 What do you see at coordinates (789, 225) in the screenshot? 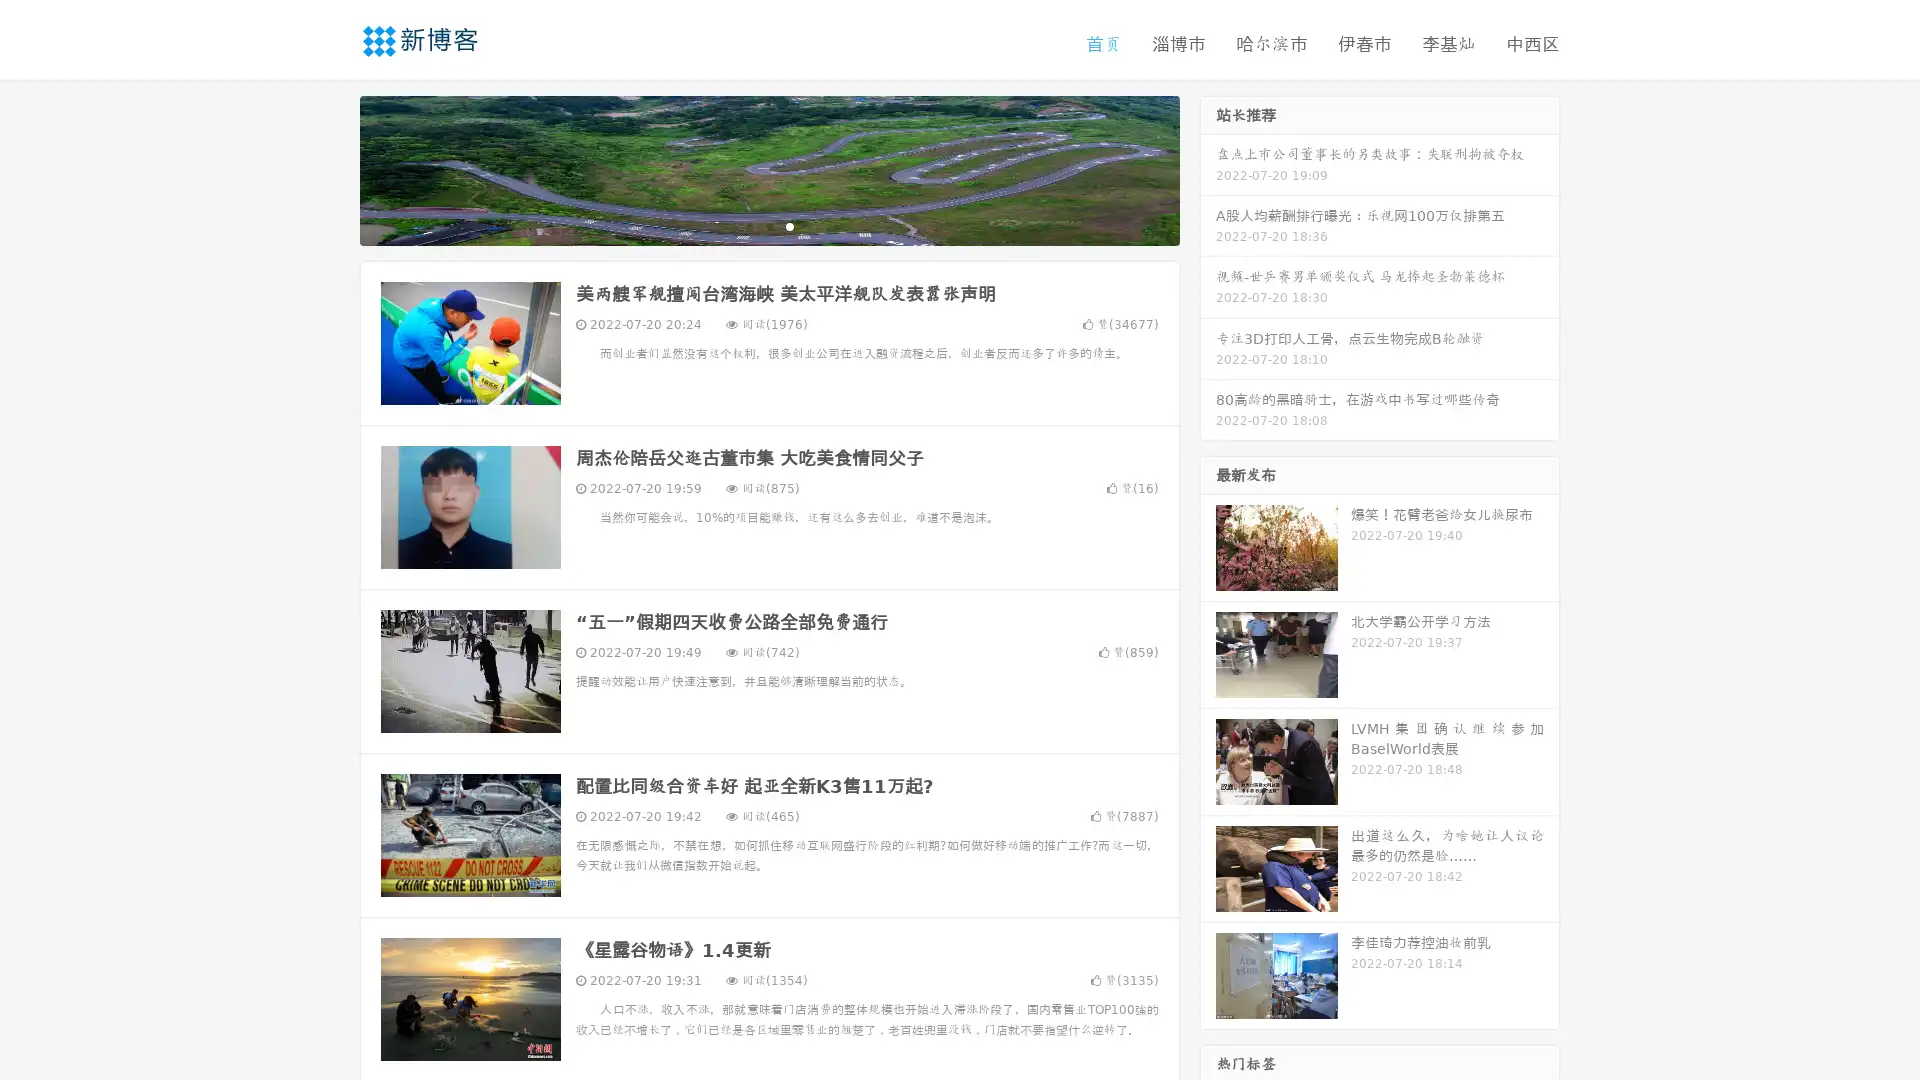
I see `Go to slide 3` at bounding box center [789, 225].